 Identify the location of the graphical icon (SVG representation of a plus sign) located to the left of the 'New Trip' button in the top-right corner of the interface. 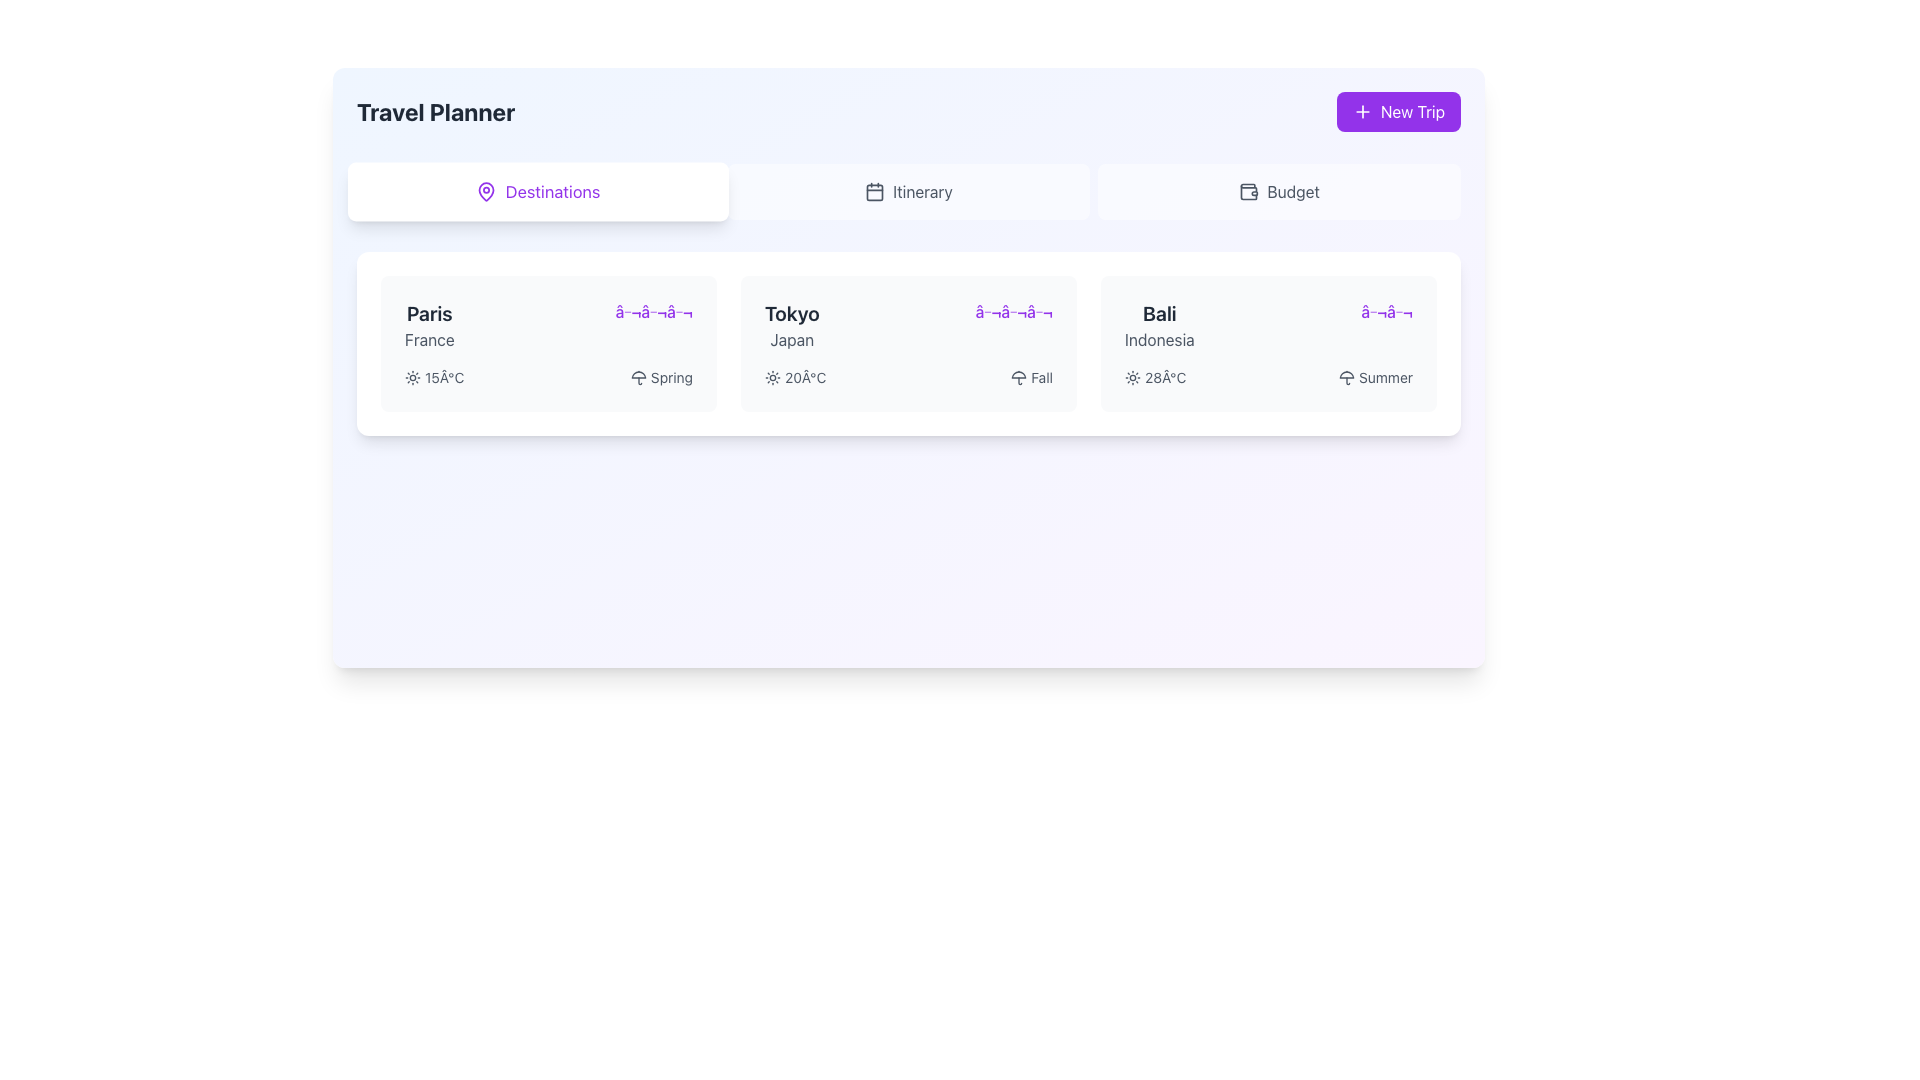
(1361, 111).